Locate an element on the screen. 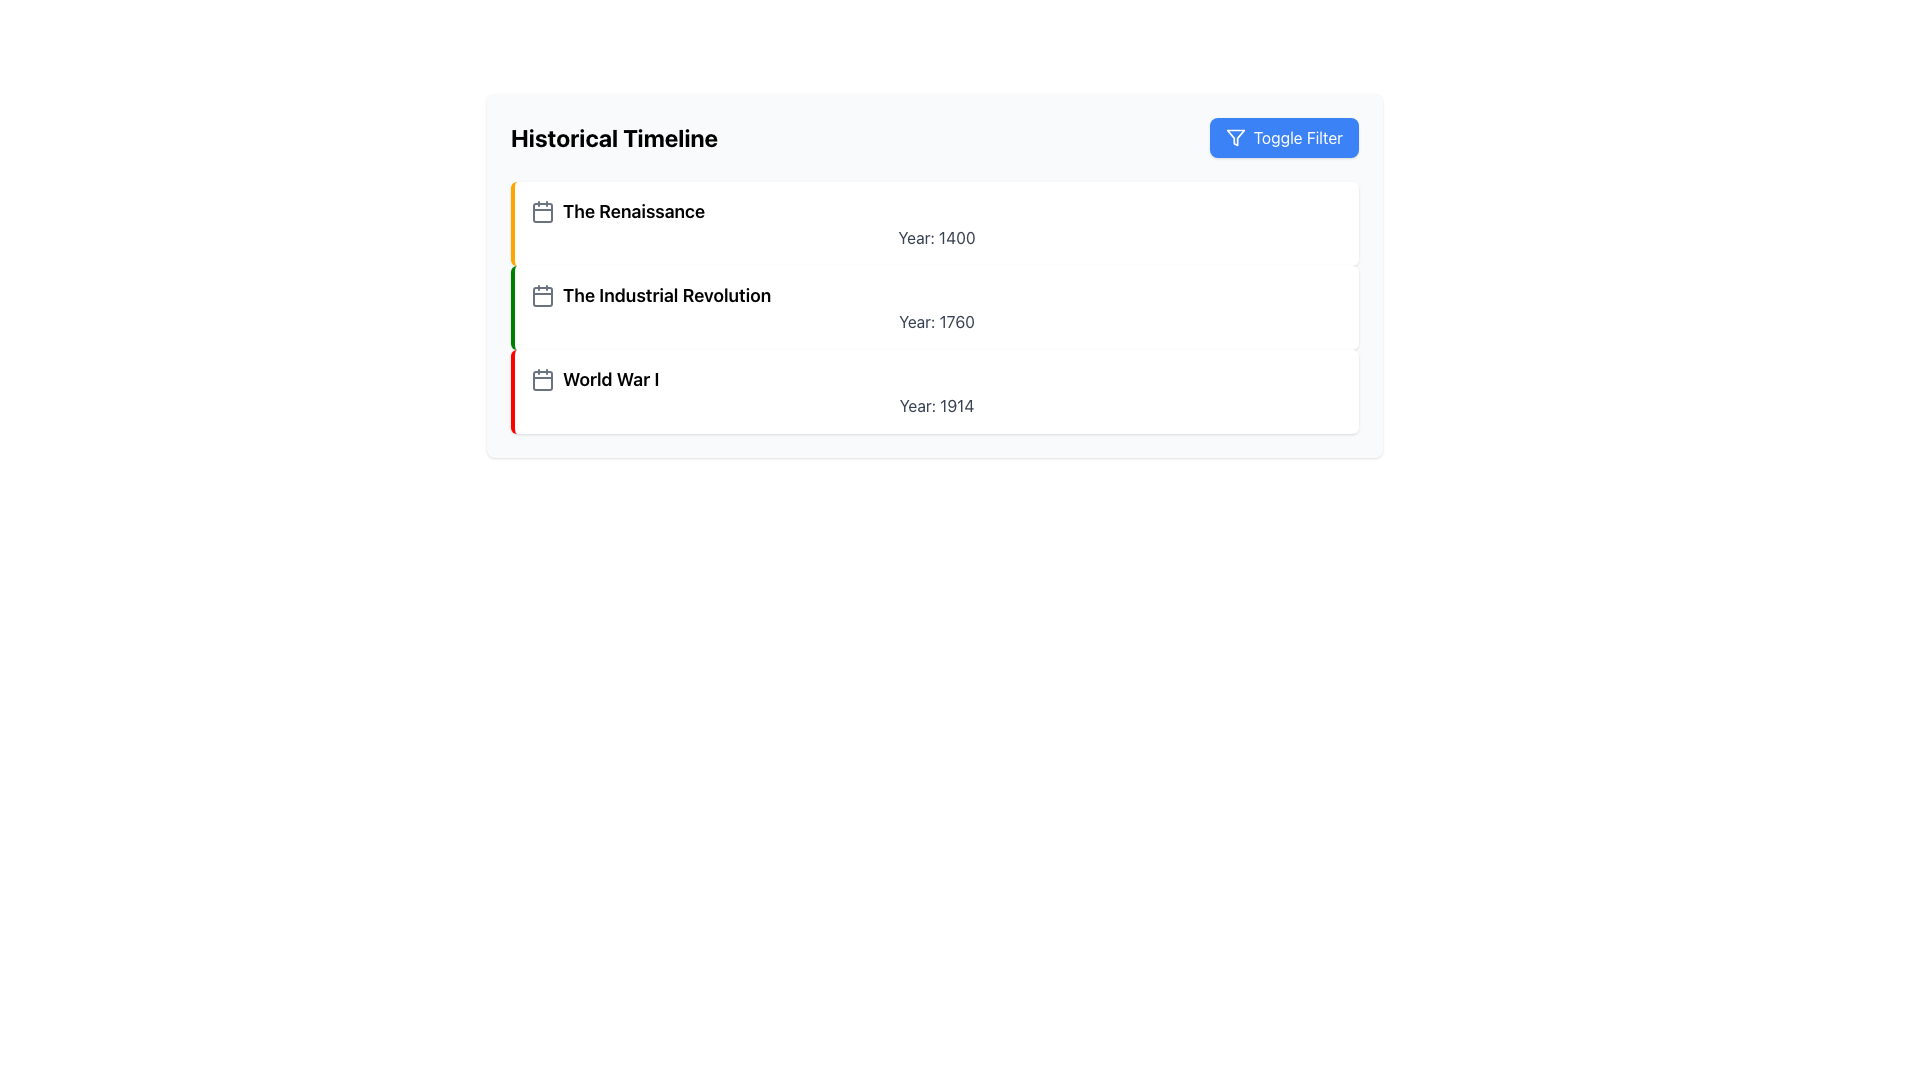 This screenshot has width=1920, height=1080. the text label displaying 'Year: 1914' located in the bottom-right part of the 'World War I' card is located at coordinates (935, 405).